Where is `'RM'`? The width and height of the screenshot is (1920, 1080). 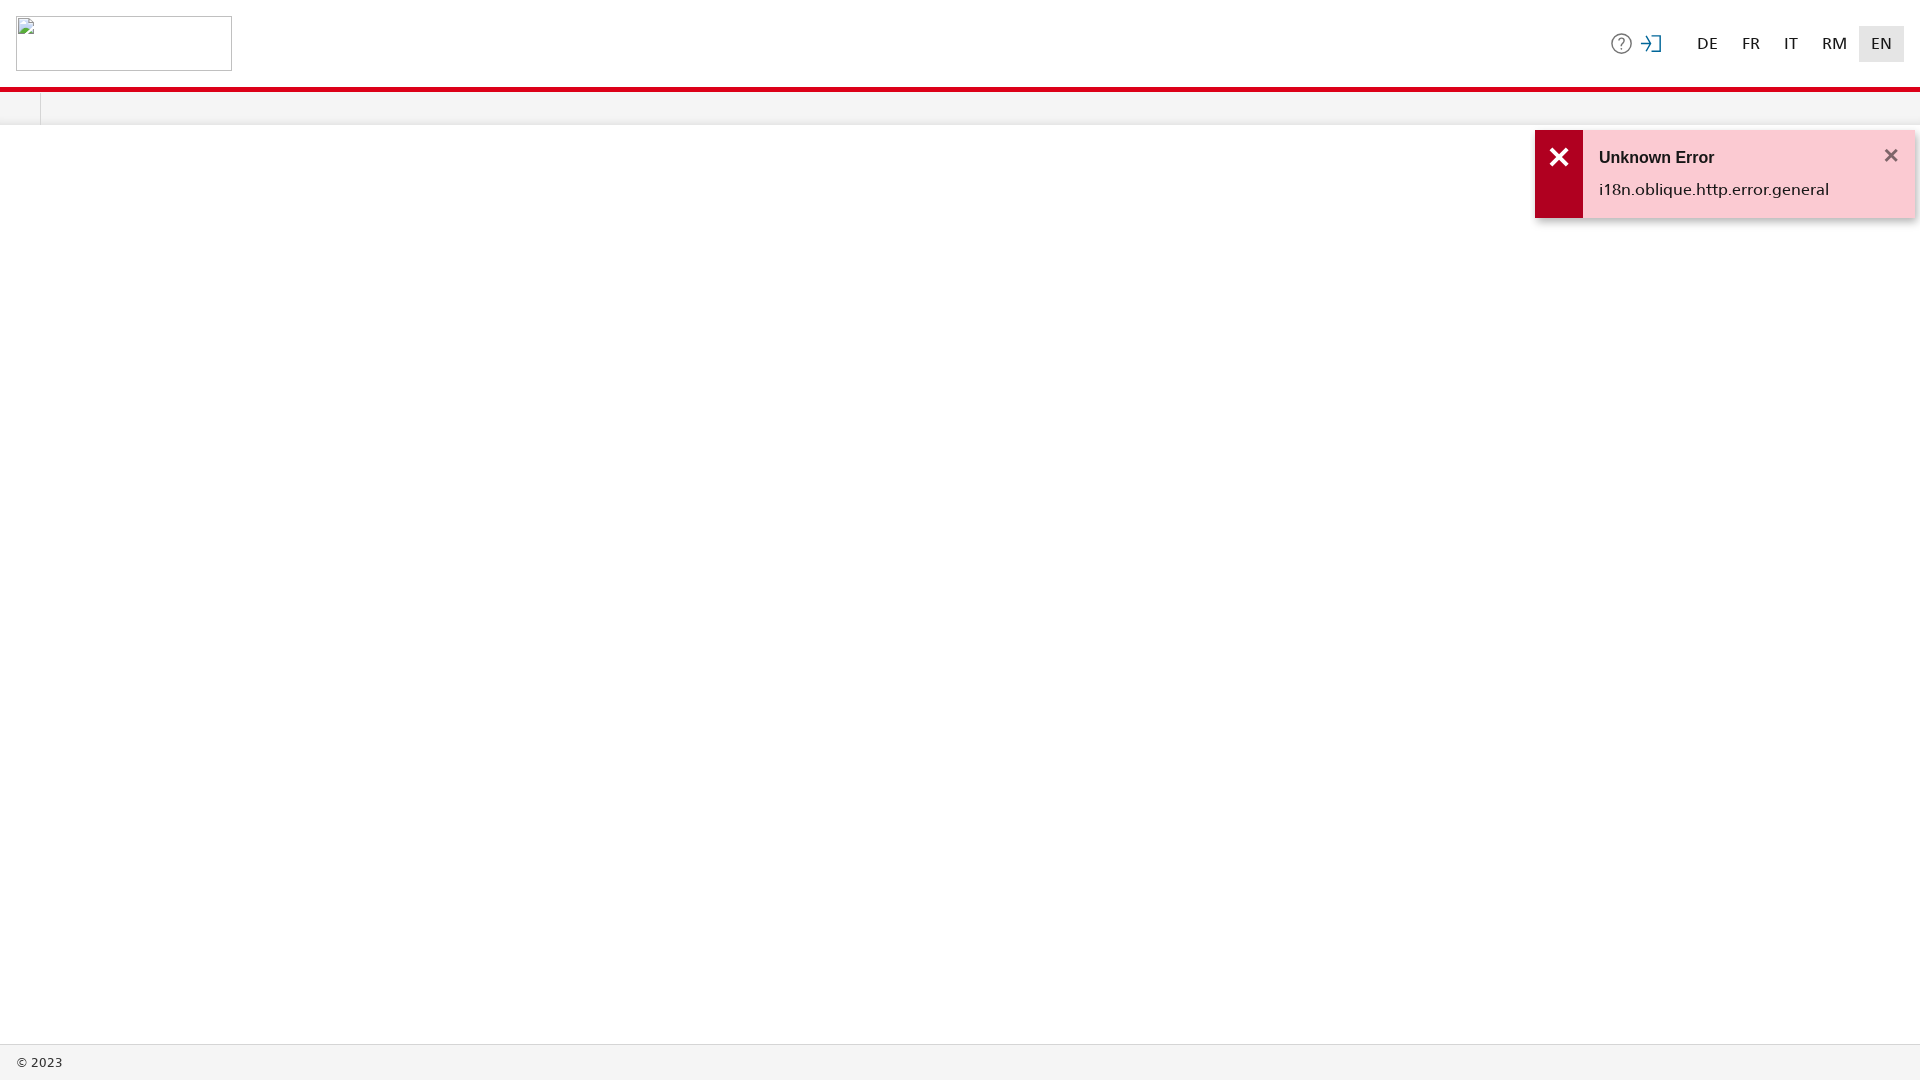 'RM' is located at coordinates (1834, 43).